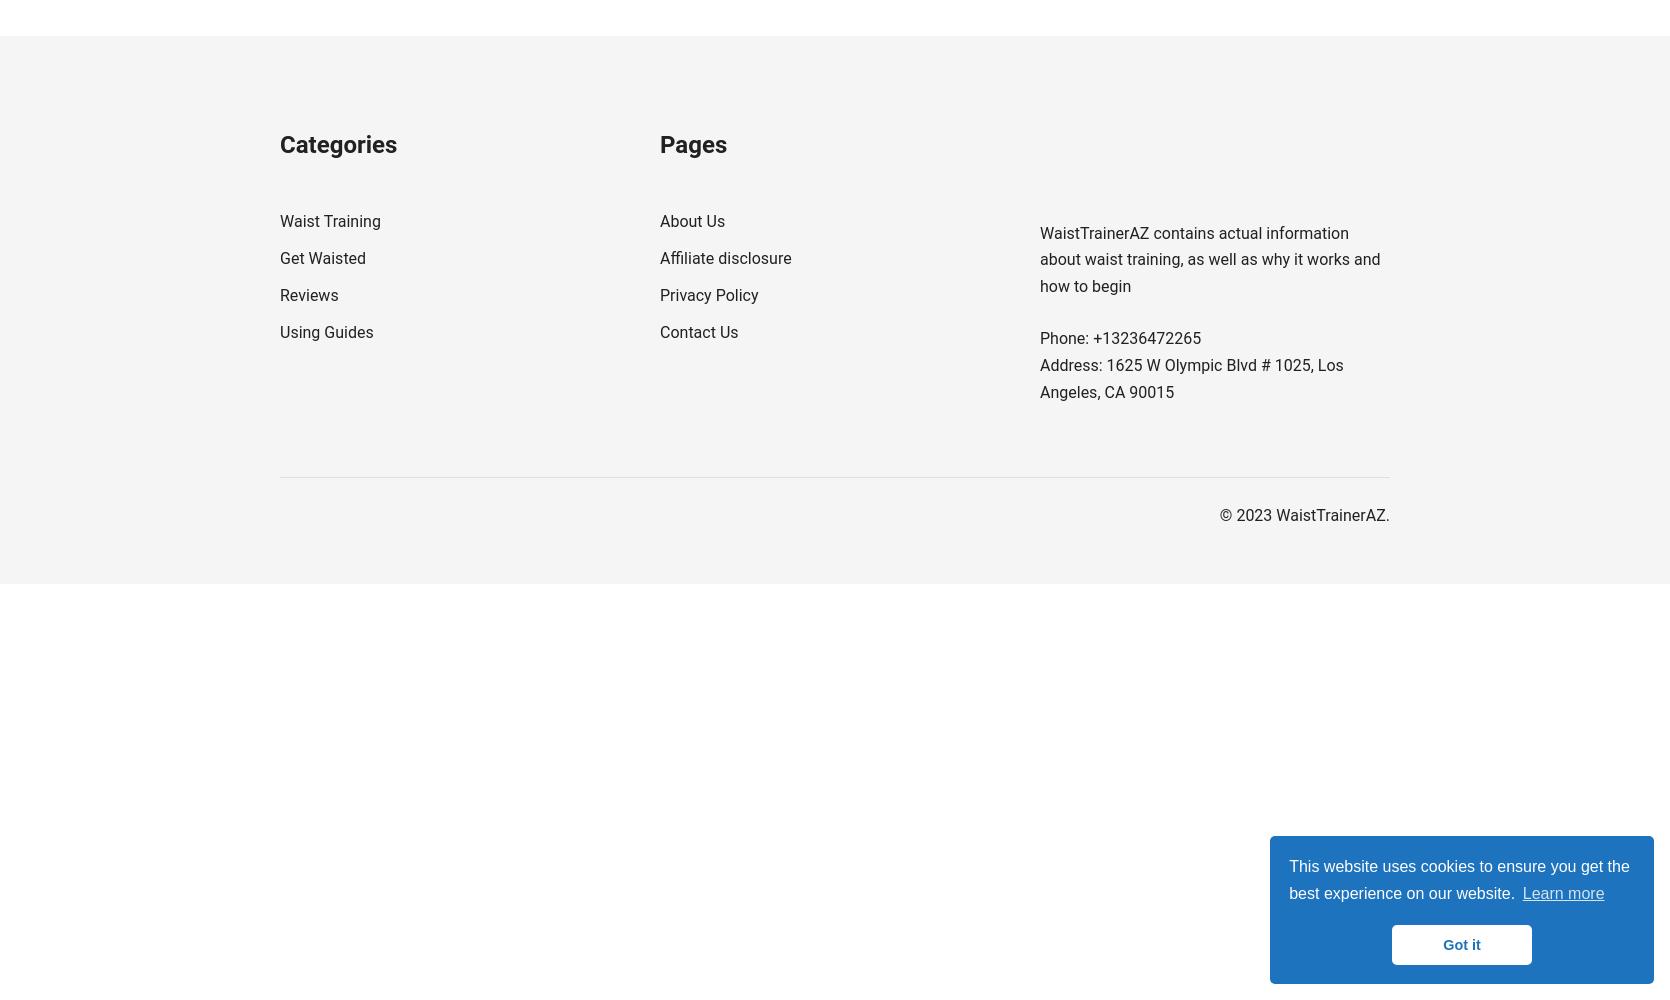  What do you see at coordinates (692, 220) in the screenshot?
I see `'About Us'` at bounding box center [692, 220].